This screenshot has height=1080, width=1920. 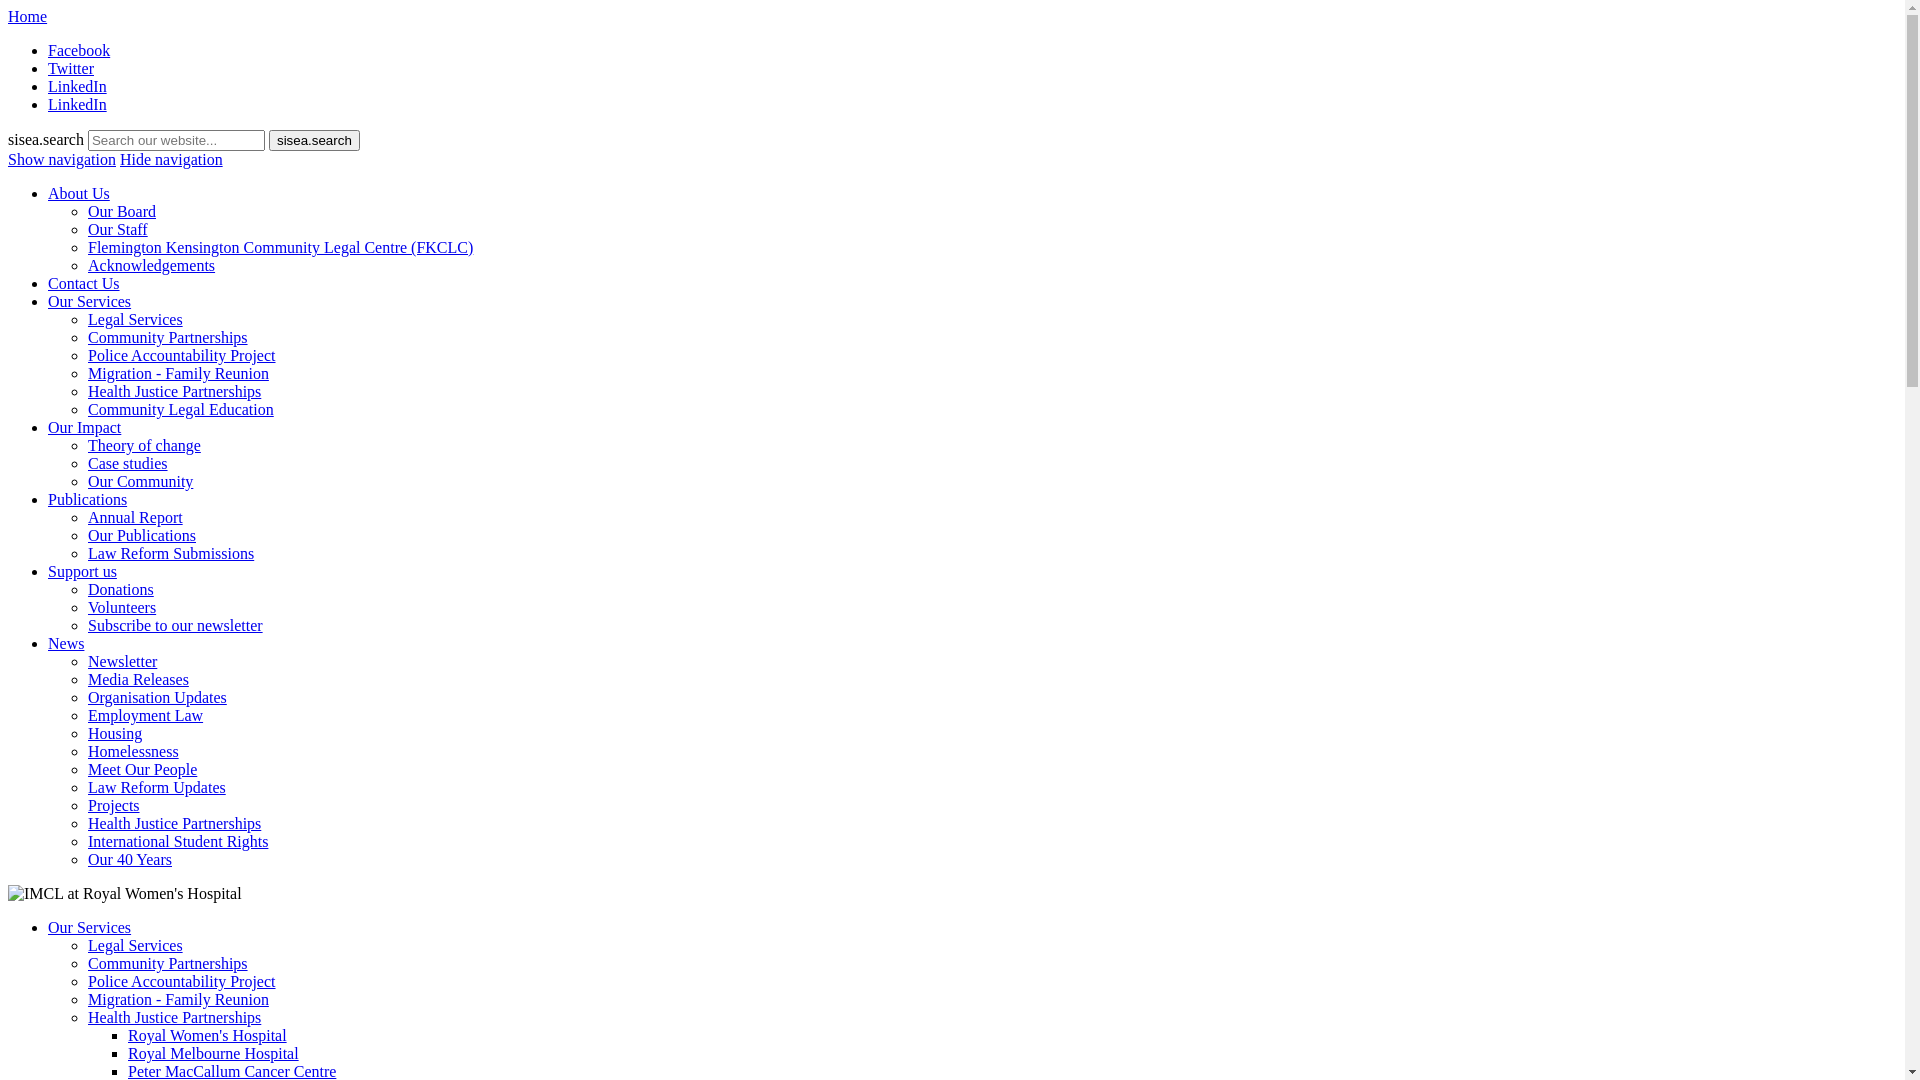 I want to click on 'Royal Women's Hospital', so click(x=207, y=1035).